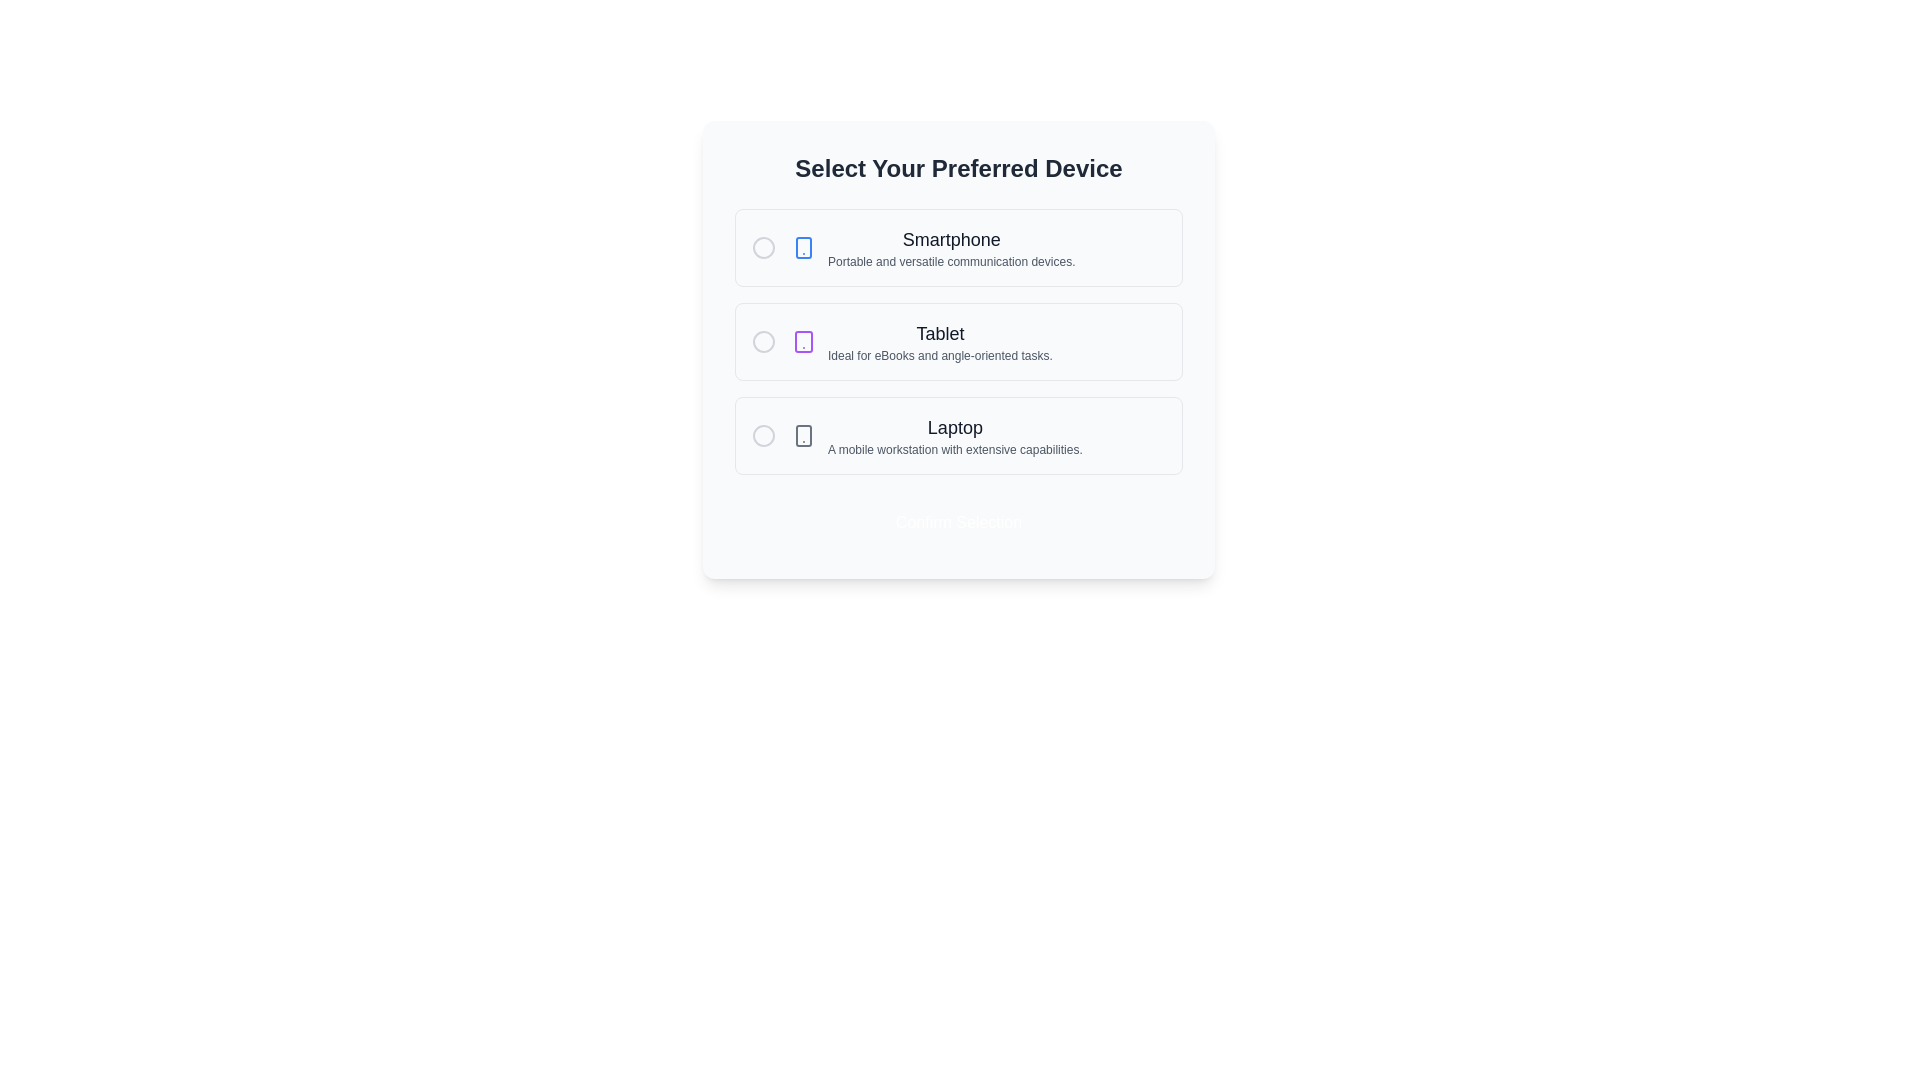 This screenshot has width=1920, height=1080. What do you see at coordinates (958, 349) in the screenshot?
I see `the 'Tablet' option in the OptionCardList` at bounding box center [958, 349].